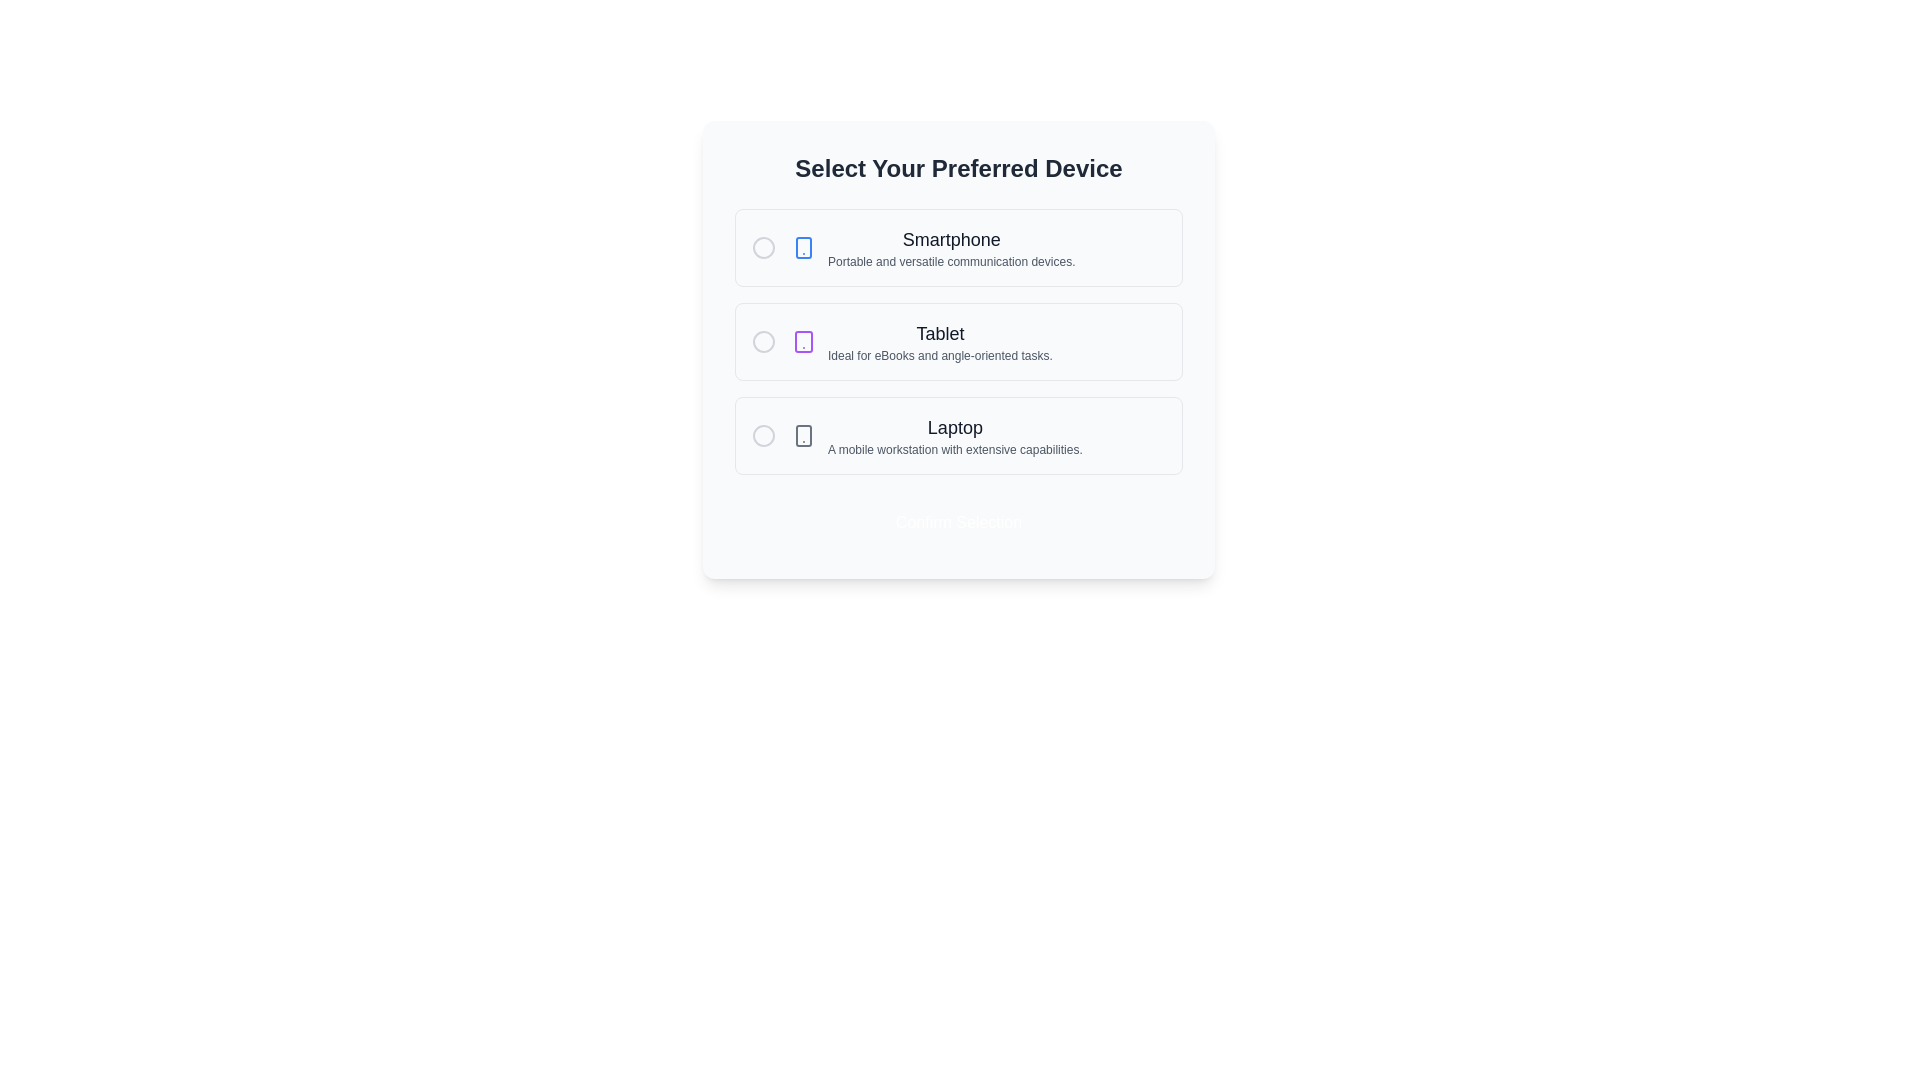 This screenshot has width=1920, height=1080. What do you see at coordinates (958, 349) in the screenshot?
I see `the 'Tablet' option in the OptionCardList` at bounding box center [958, 349].